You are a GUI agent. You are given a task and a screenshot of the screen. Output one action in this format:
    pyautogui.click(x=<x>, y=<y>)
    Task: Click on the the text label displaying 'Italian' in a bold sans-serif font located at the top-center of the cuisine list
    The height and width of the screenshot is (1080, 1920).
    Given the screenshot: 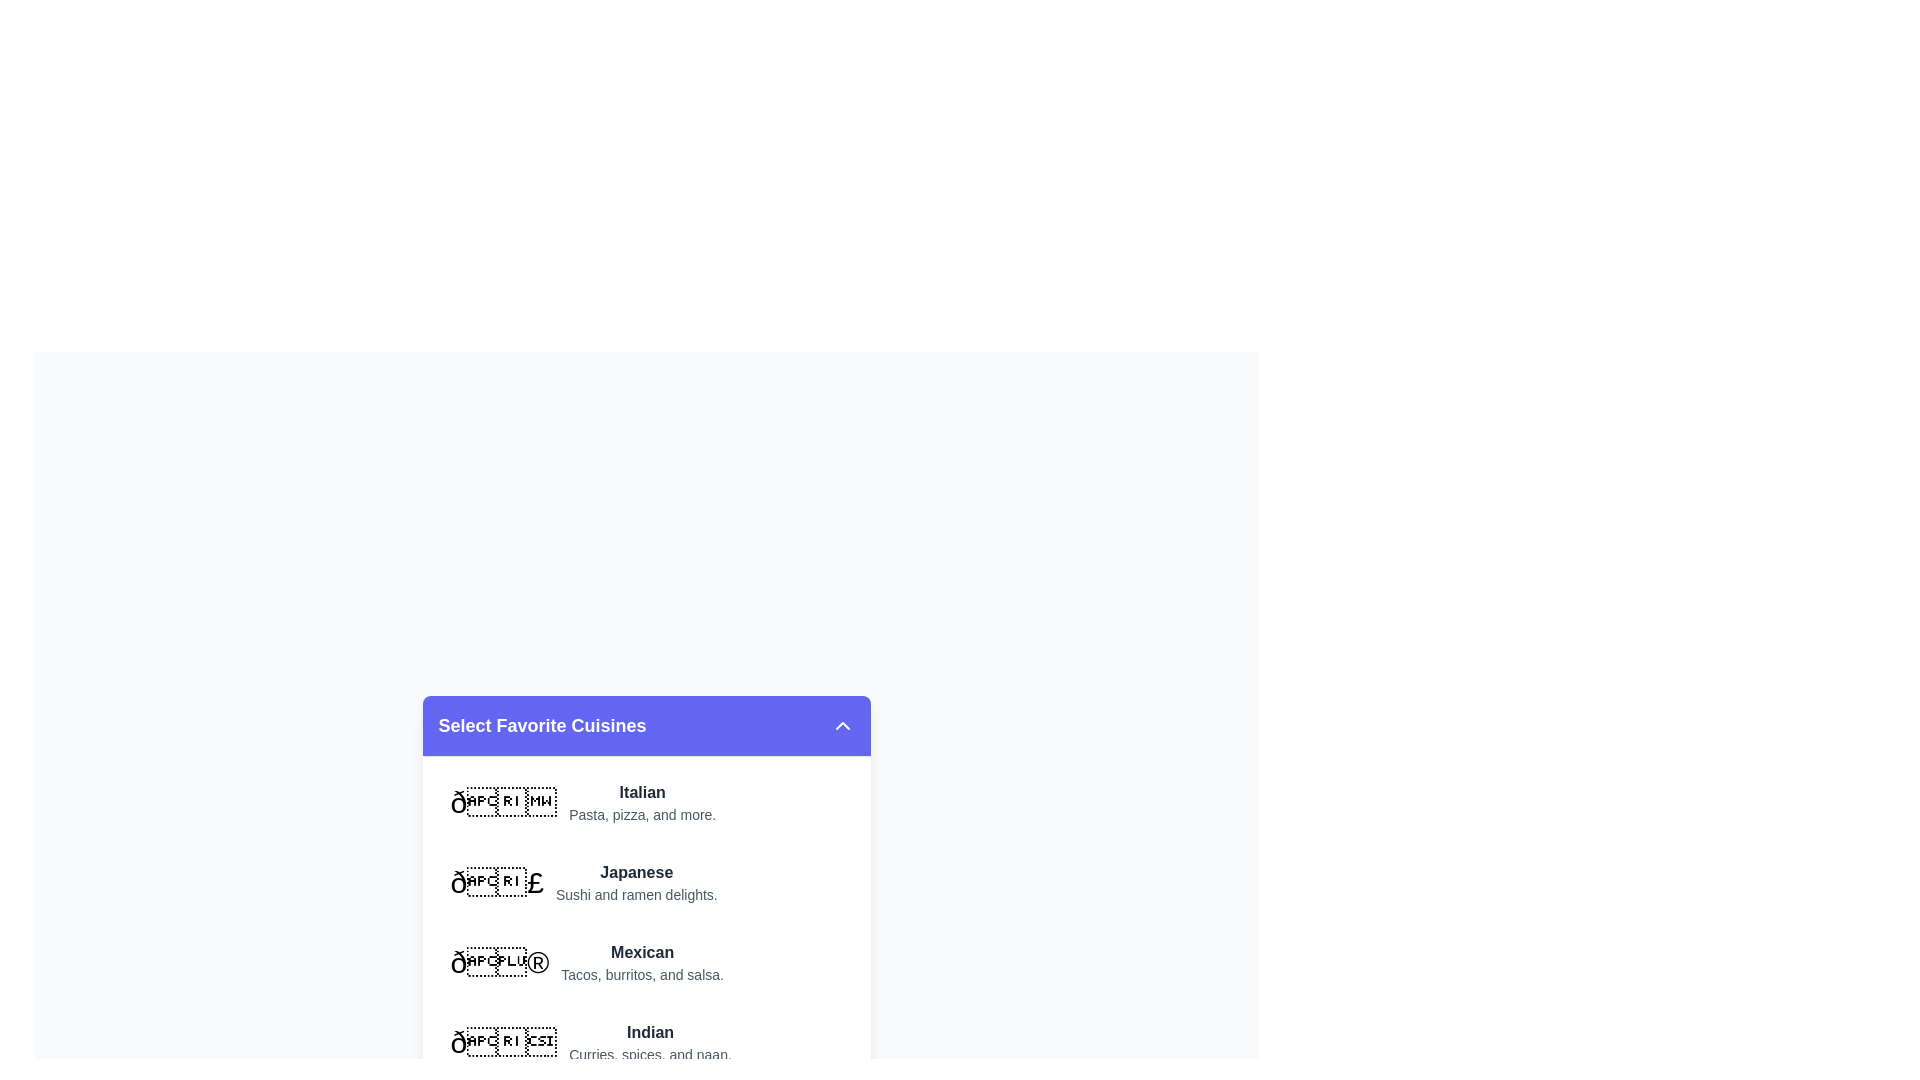 What is the action you would take?
    pyautogui.click(x=642, y=791)
    